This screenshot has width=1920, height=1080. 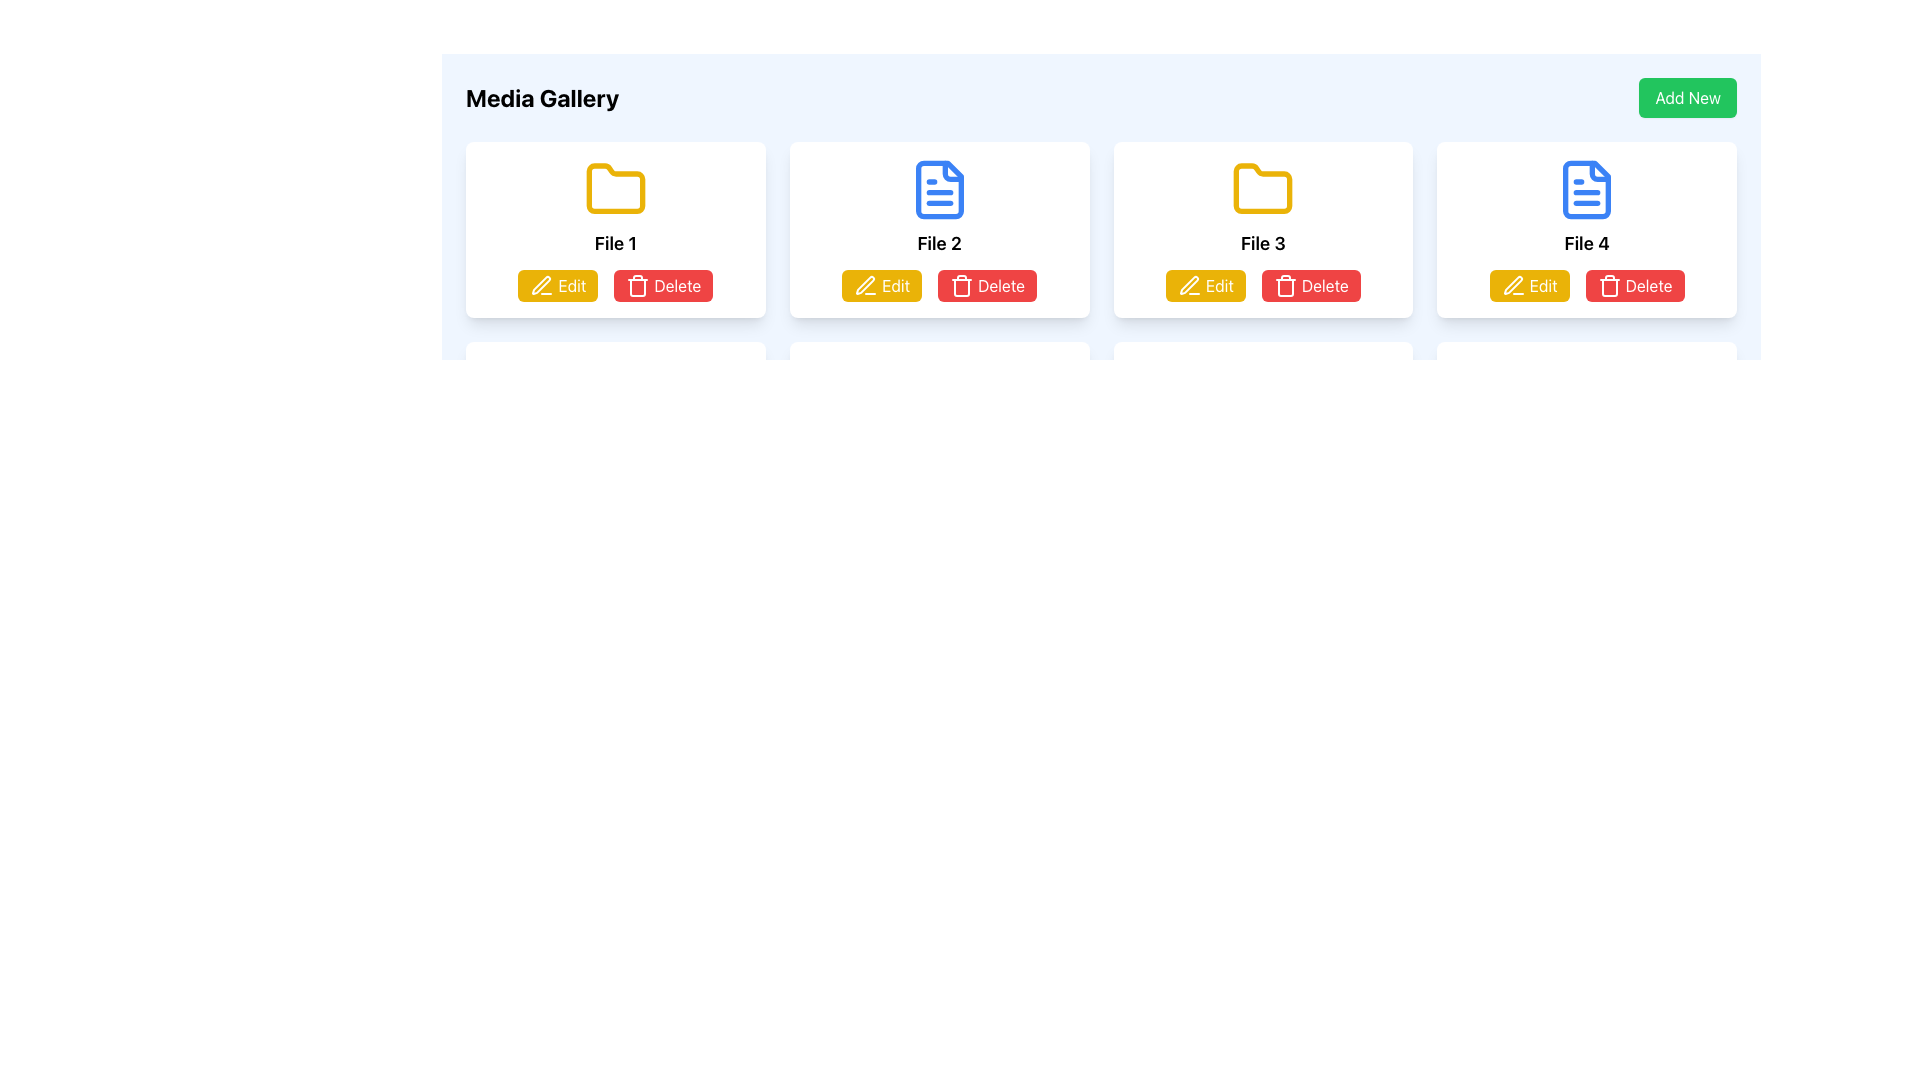 What do you see at coordinates (1310, 285) in the screenshot?
I see `the delete button located at the bottom right of the third file card` at bounding box center [1310, 285].